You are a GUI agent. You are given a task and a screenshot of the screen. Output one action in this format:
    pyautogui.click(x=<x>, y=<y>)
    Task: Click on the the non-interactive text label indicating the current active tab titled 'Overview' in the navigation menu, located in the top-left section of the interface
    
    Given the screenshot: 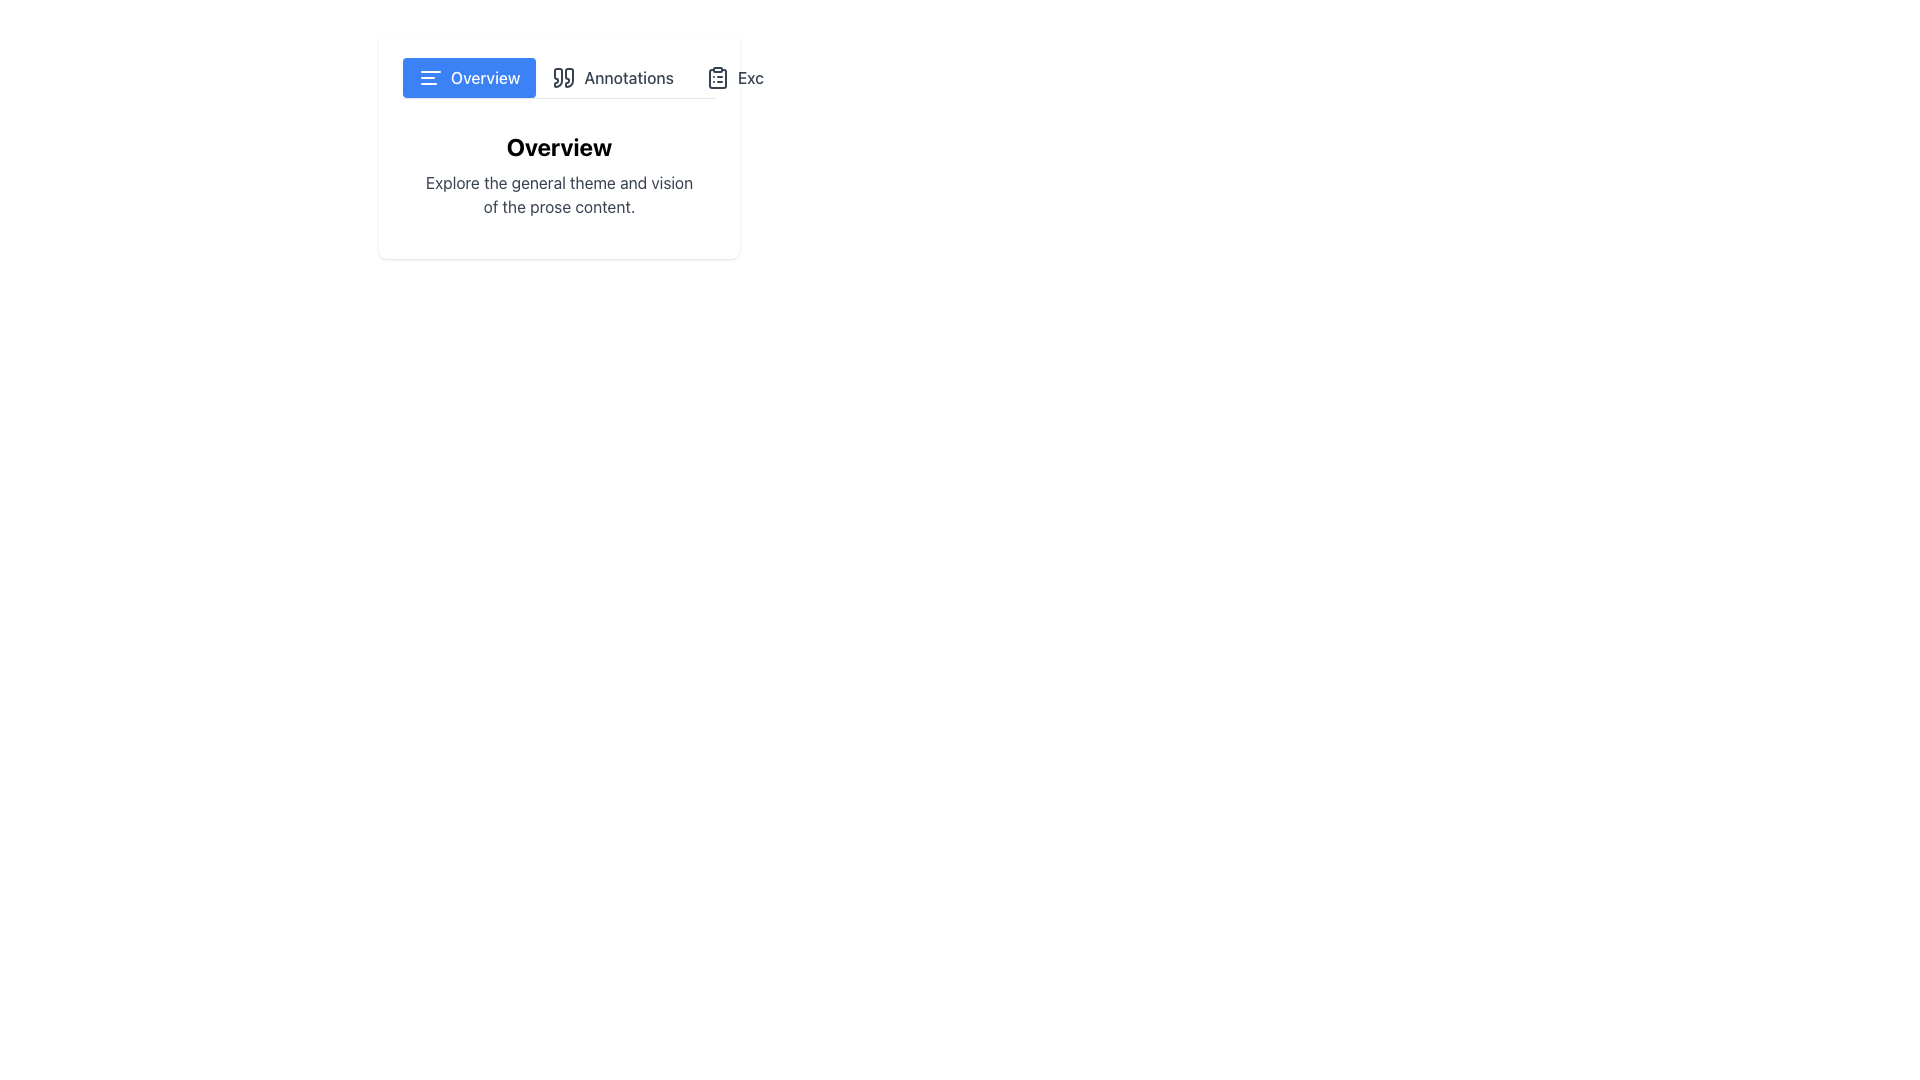 What is the action you would take?
    pyautogui.click(x=485, y=76)
    